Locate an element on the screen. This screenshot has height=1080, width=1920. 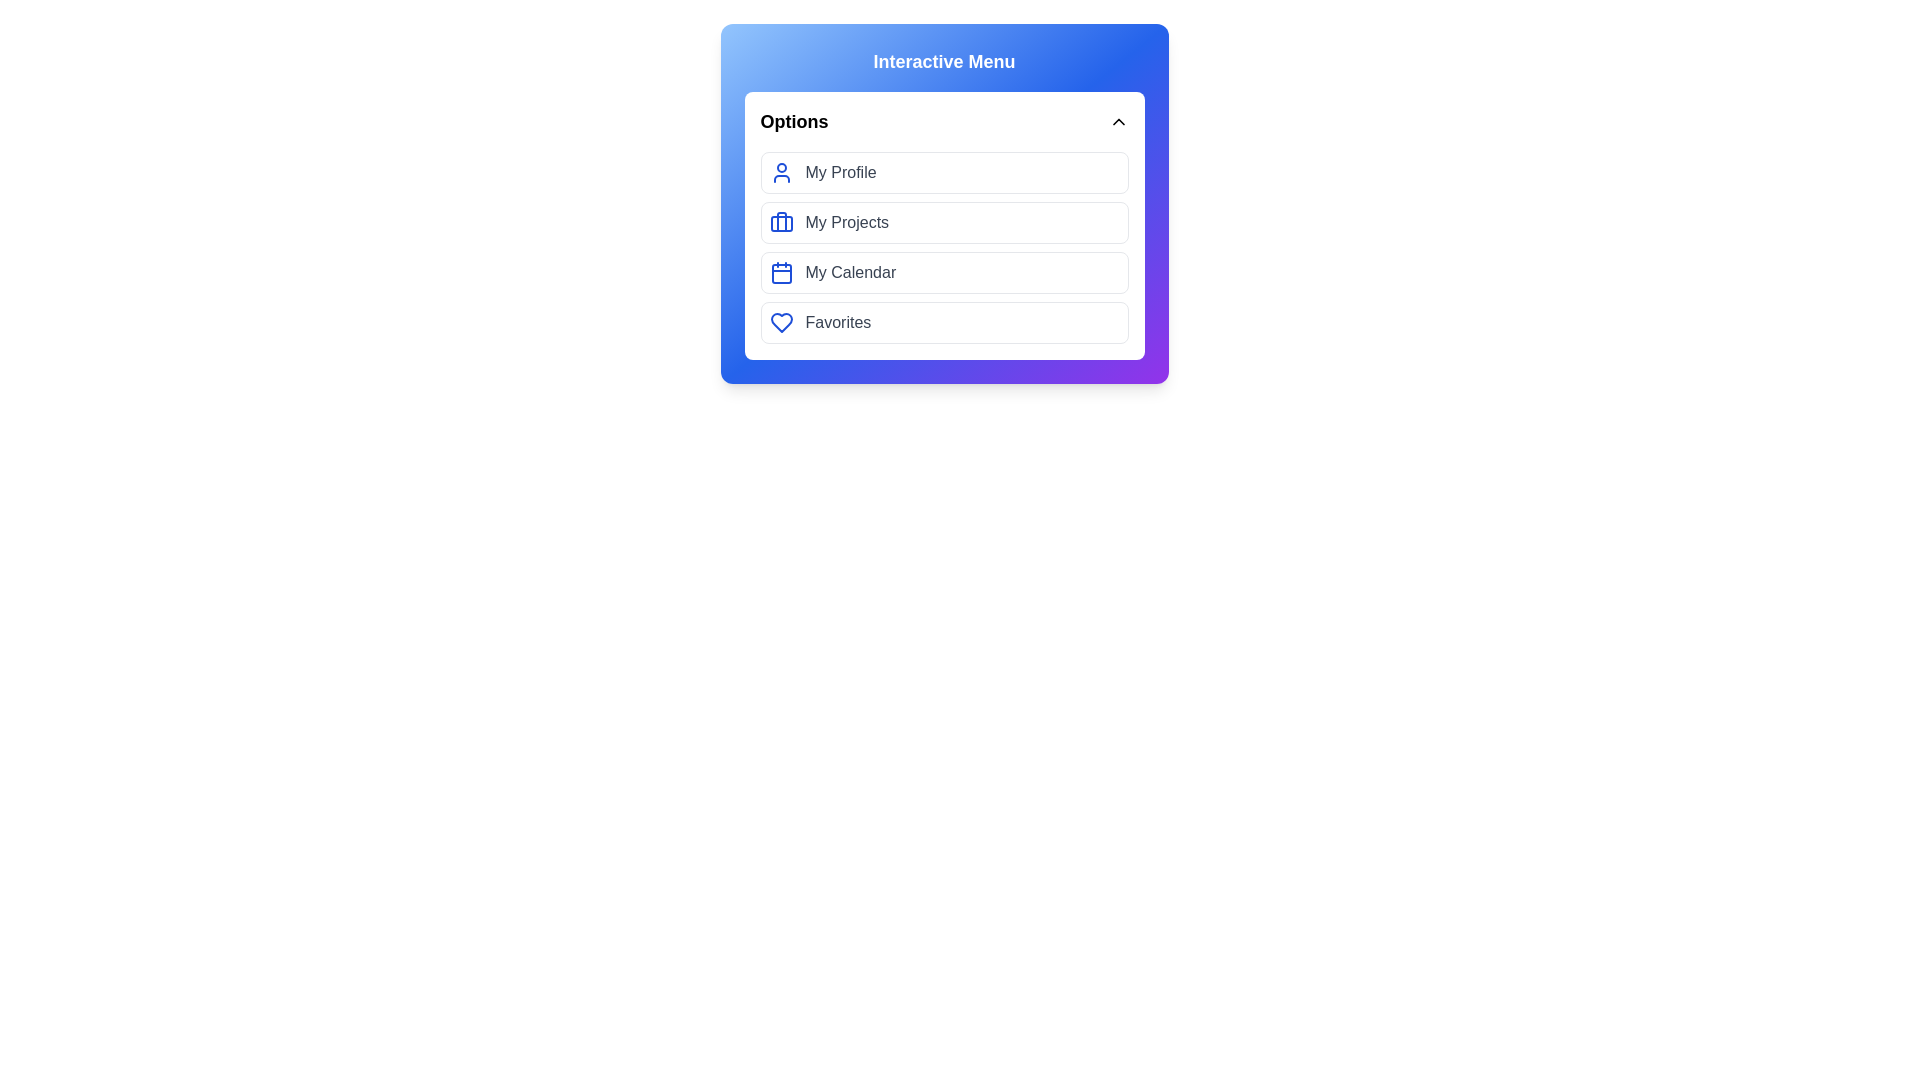
the 'Calendar' button located in the 'Interactive Menu' by navigating is located at coordinates (943, 273).